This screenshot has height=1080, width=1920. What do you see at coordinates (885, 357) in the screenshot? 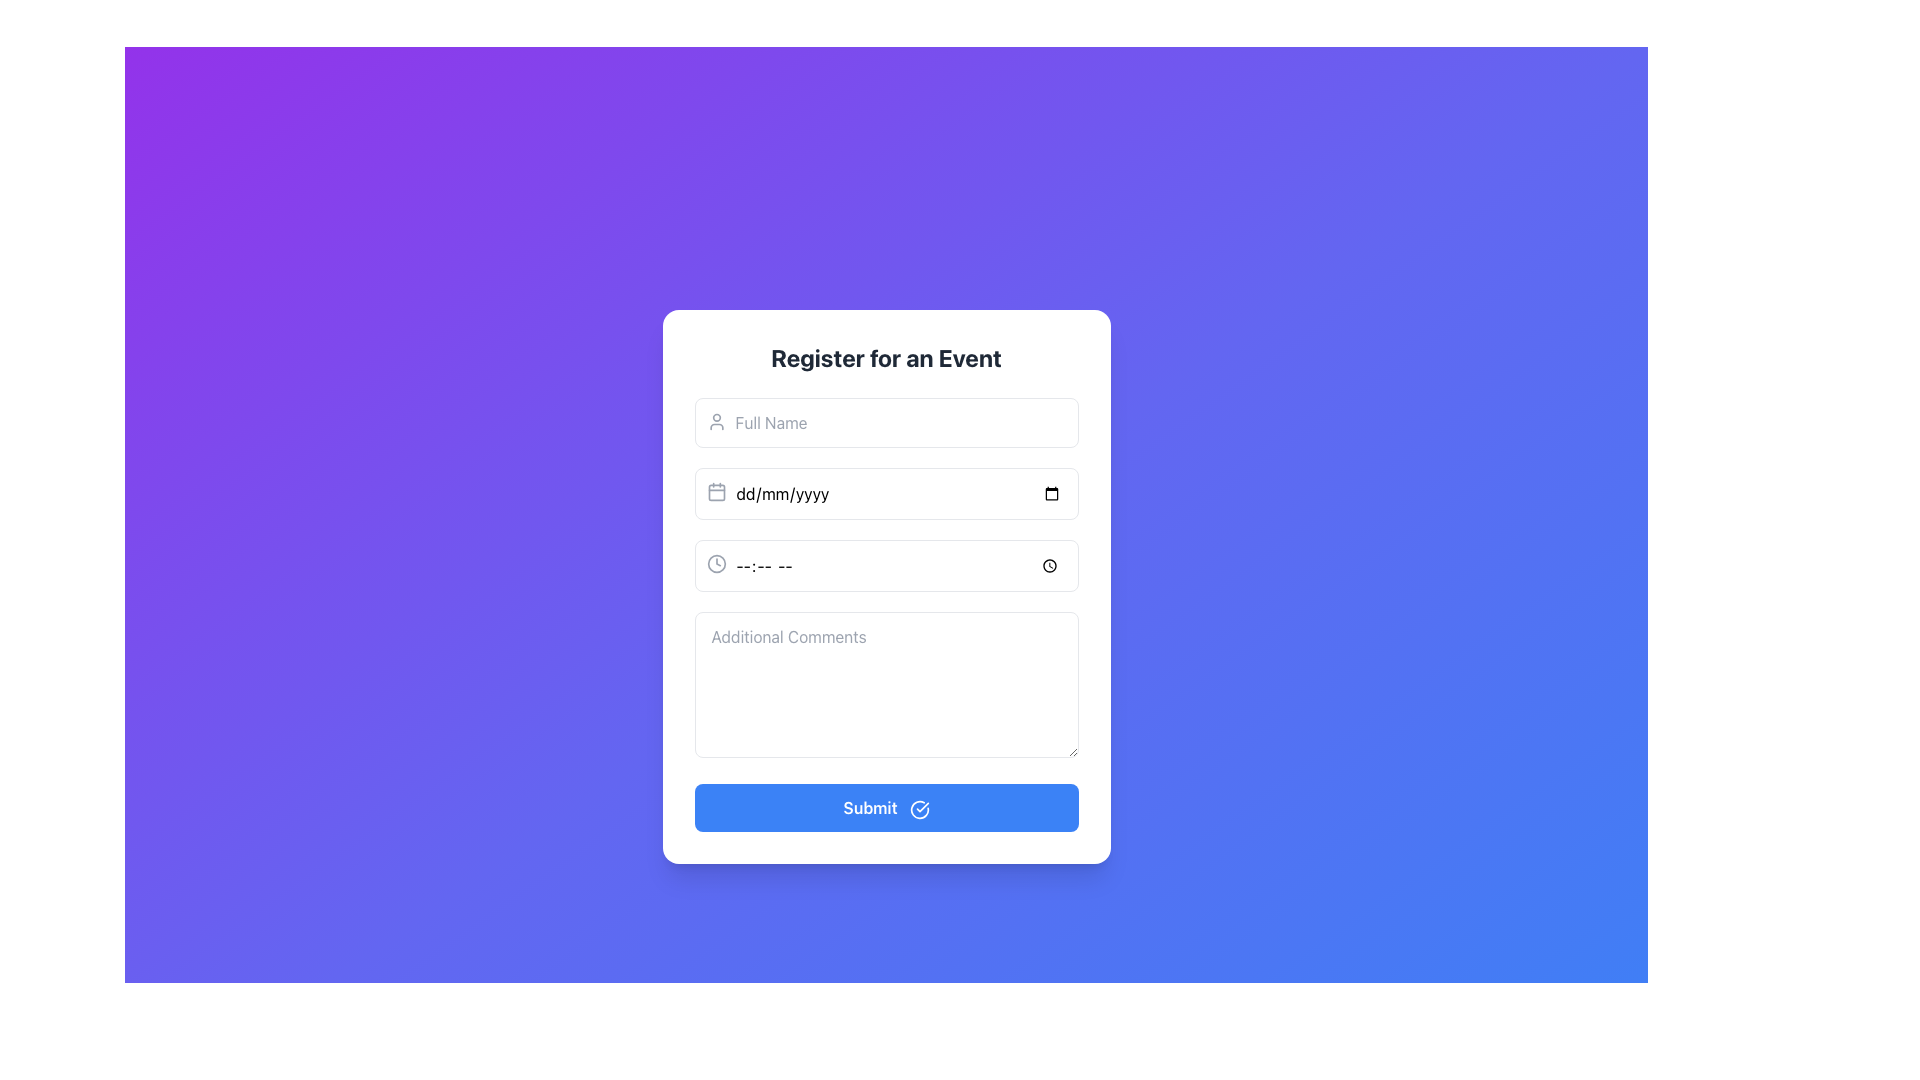
I see `static text heading at the top of the event registration form, which indicates the purpose of the form` at bounding box center [885, 357].